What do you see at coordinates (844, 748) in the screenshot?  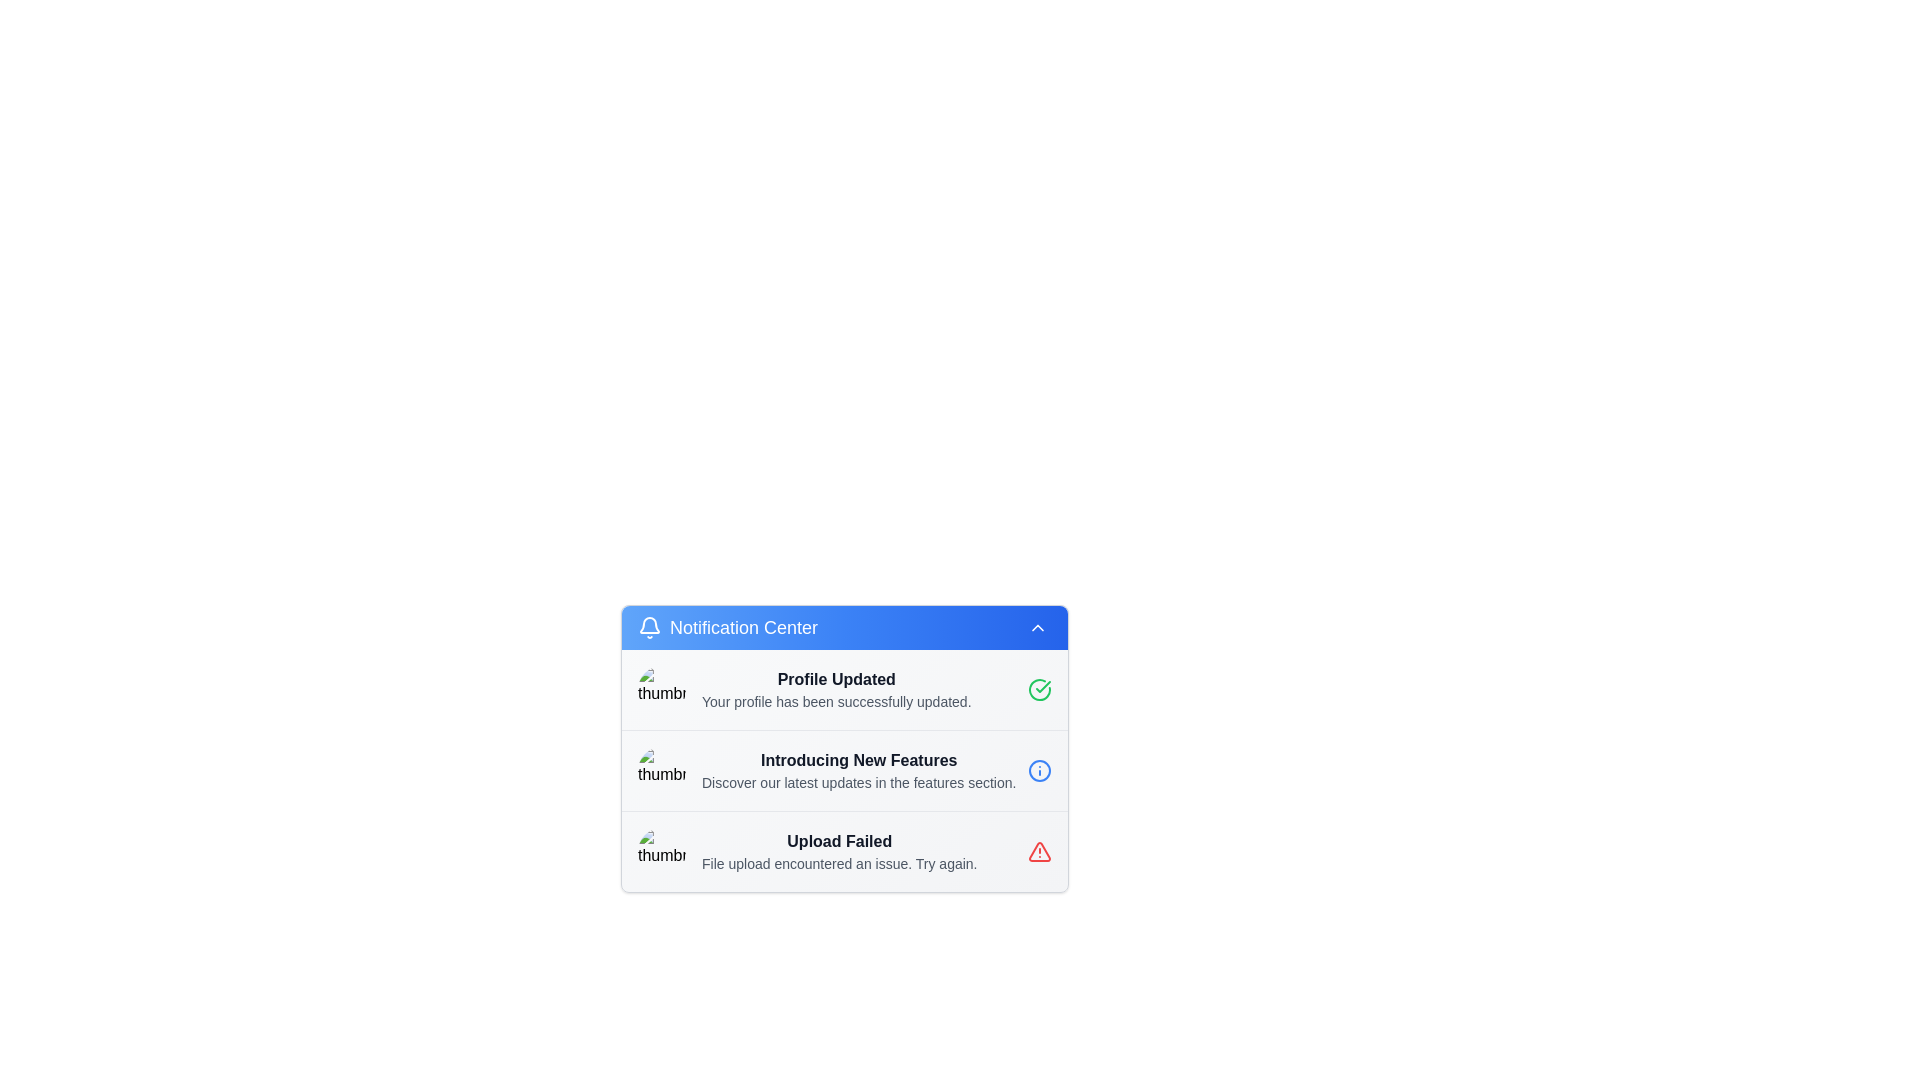 I see `the Notification card section that displays new feature availability, which is the second item in a vertically stacked list of notifications` at bounding box center [844, 748].